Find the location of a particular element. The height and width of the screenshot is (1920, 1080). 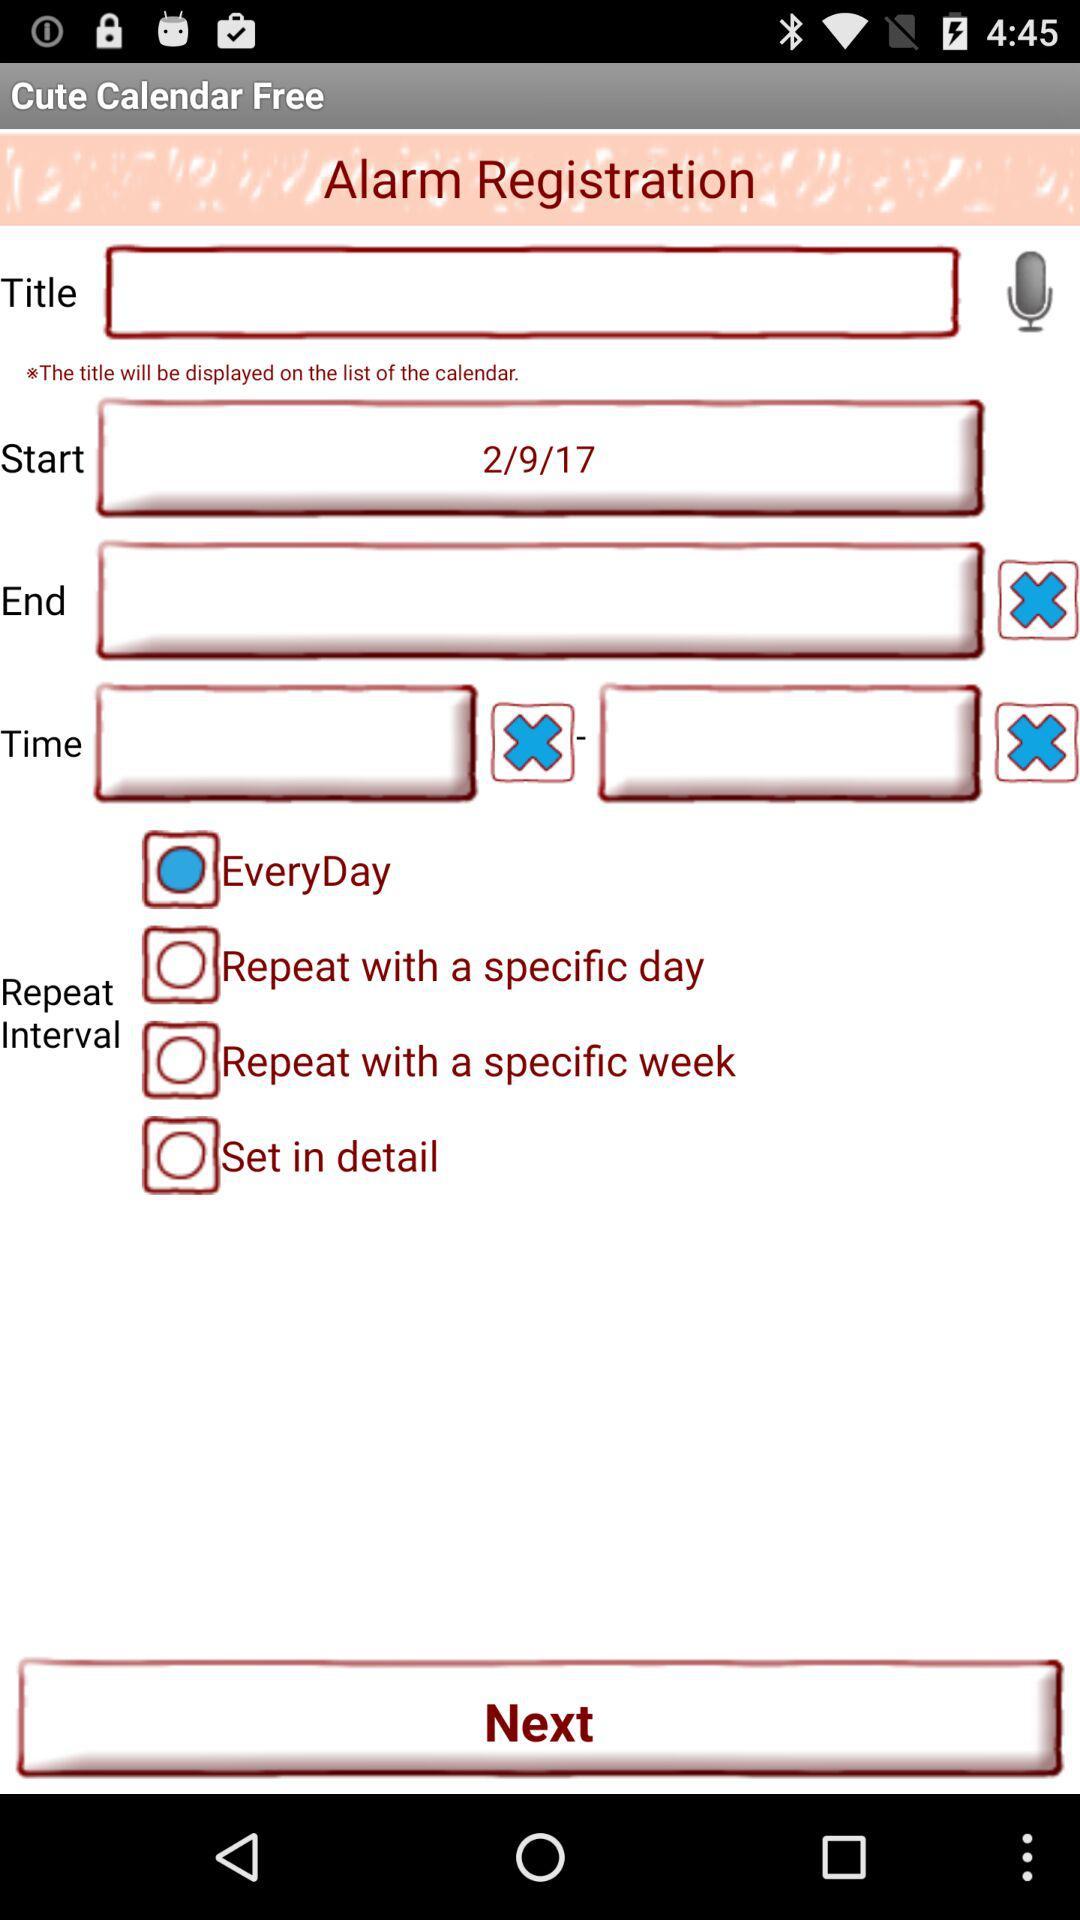

the icon below set in detail item is located at coordinates (540, 1716).